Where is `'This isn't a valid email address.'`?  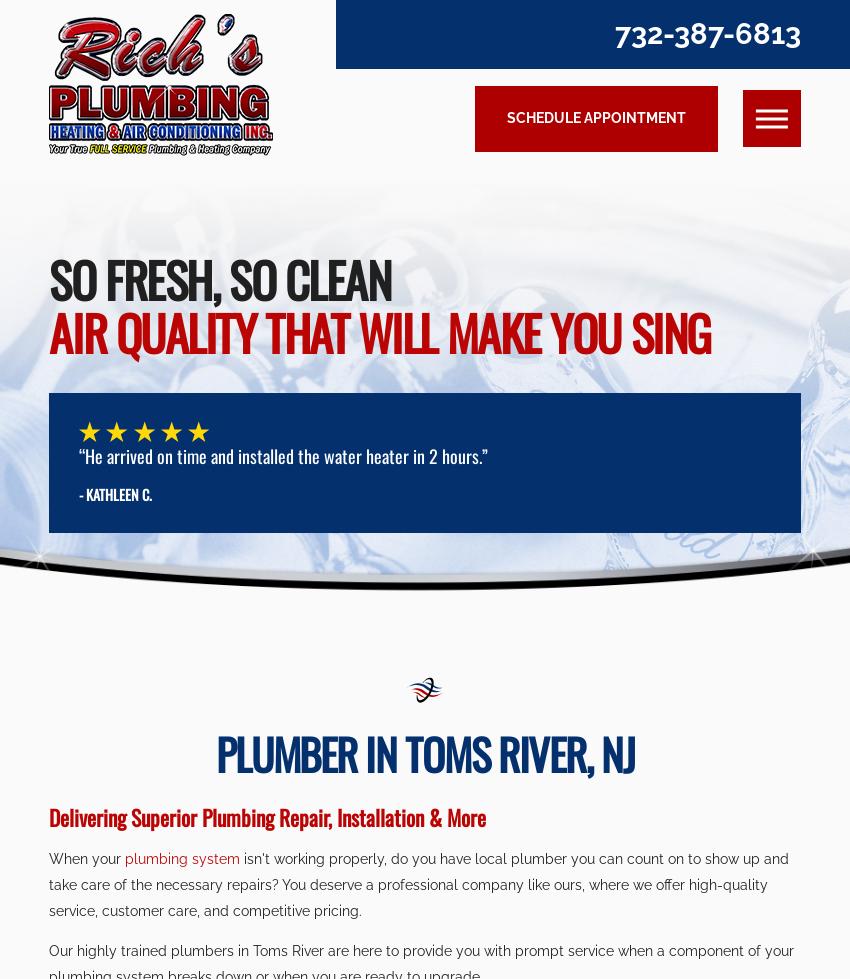
'This isn't a valid email address.' is located at coordinates (659, 251).